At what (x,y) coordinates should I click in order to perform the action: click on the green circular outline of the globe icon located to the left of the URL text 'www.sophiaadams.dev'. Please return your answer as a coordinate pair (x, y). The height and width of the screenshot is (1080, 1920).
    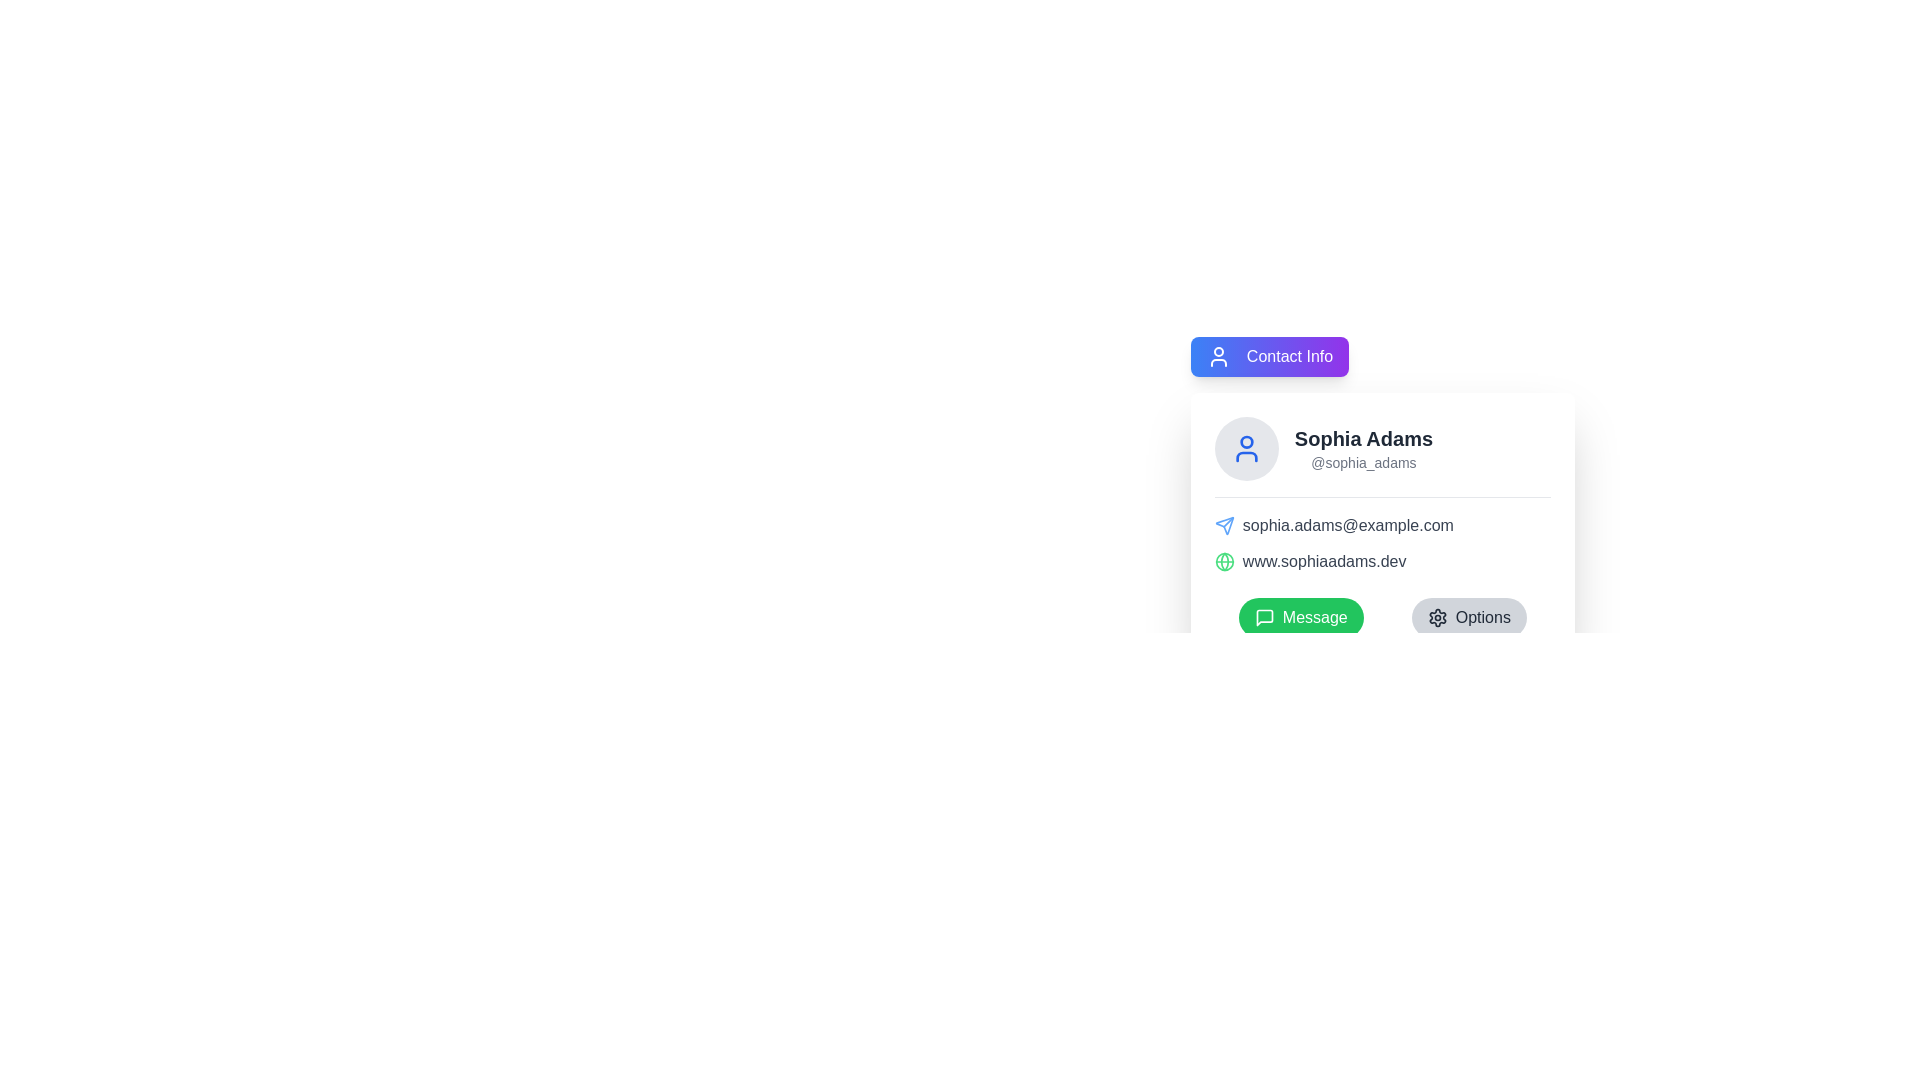
    Looking at the image, I should click on (1223, 562).